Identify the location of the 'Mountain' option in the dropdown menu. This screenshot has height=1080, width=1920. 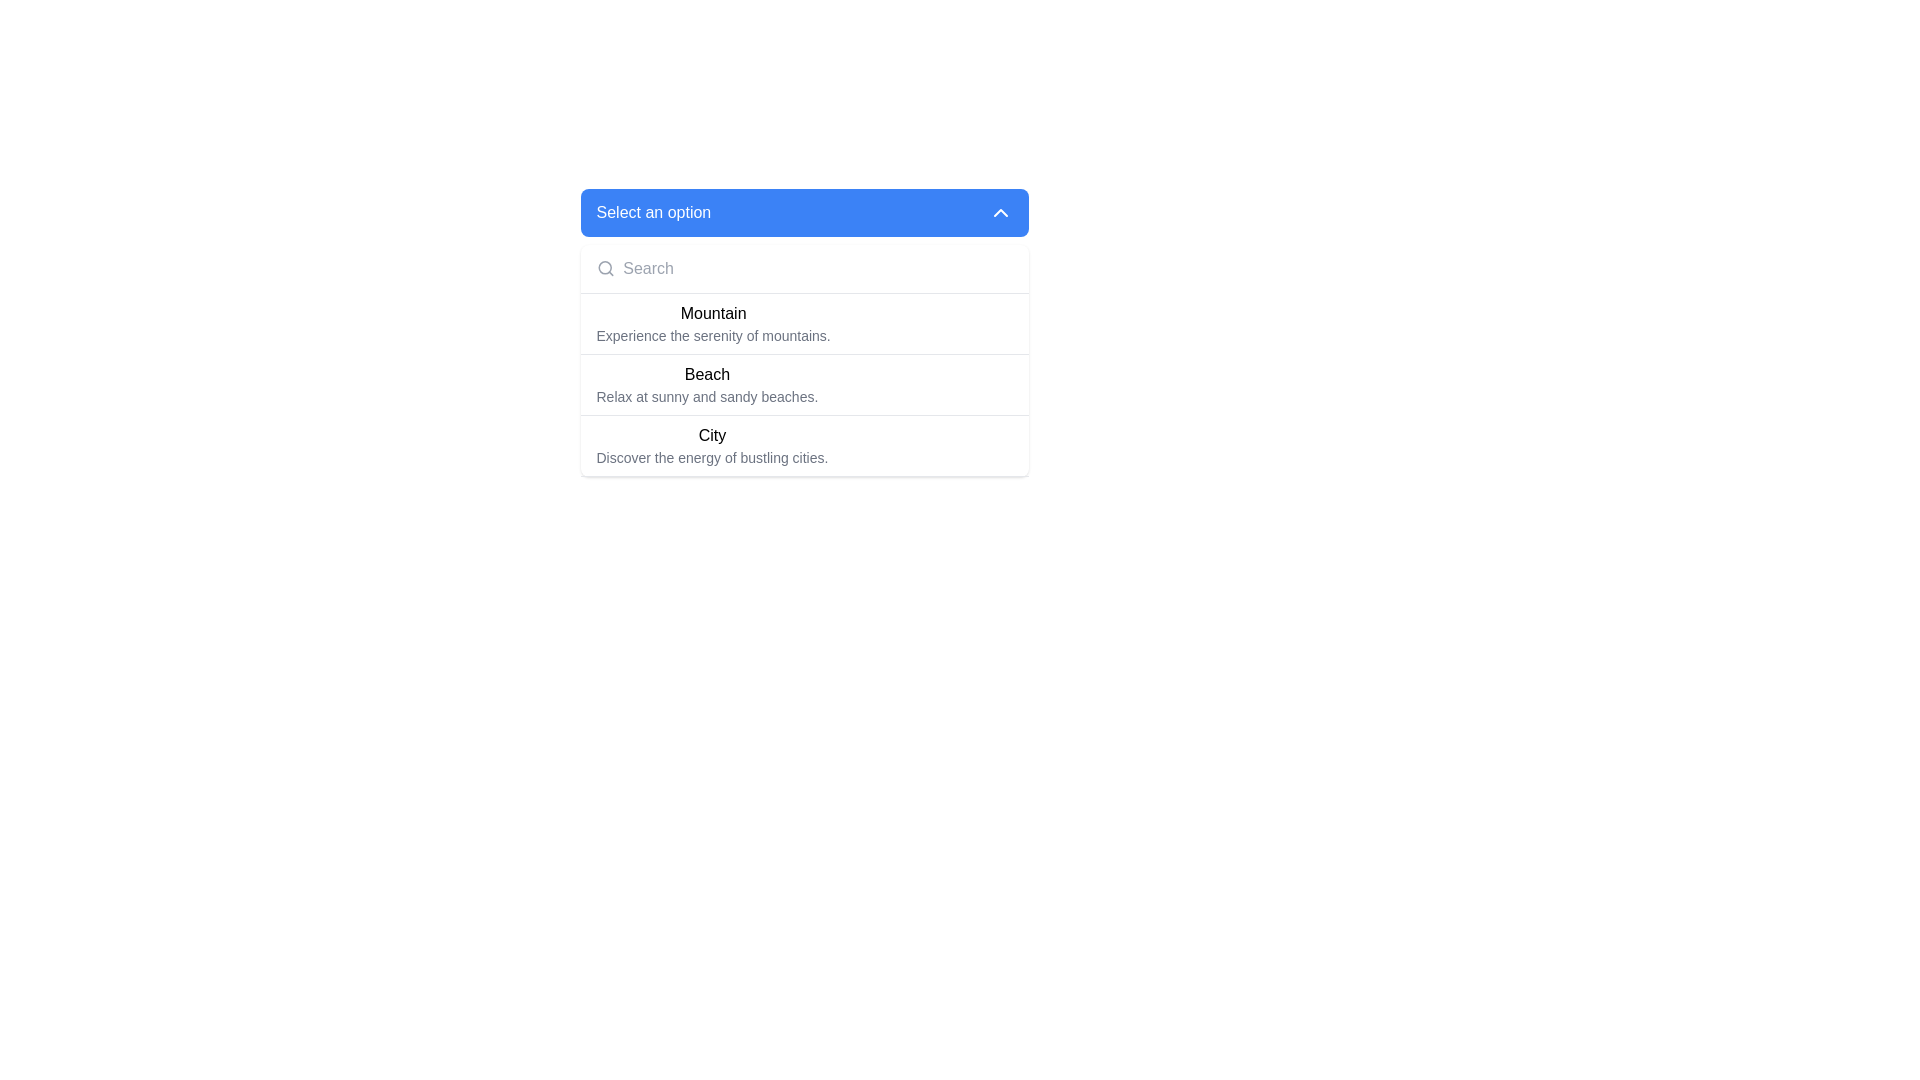
(804, 331).